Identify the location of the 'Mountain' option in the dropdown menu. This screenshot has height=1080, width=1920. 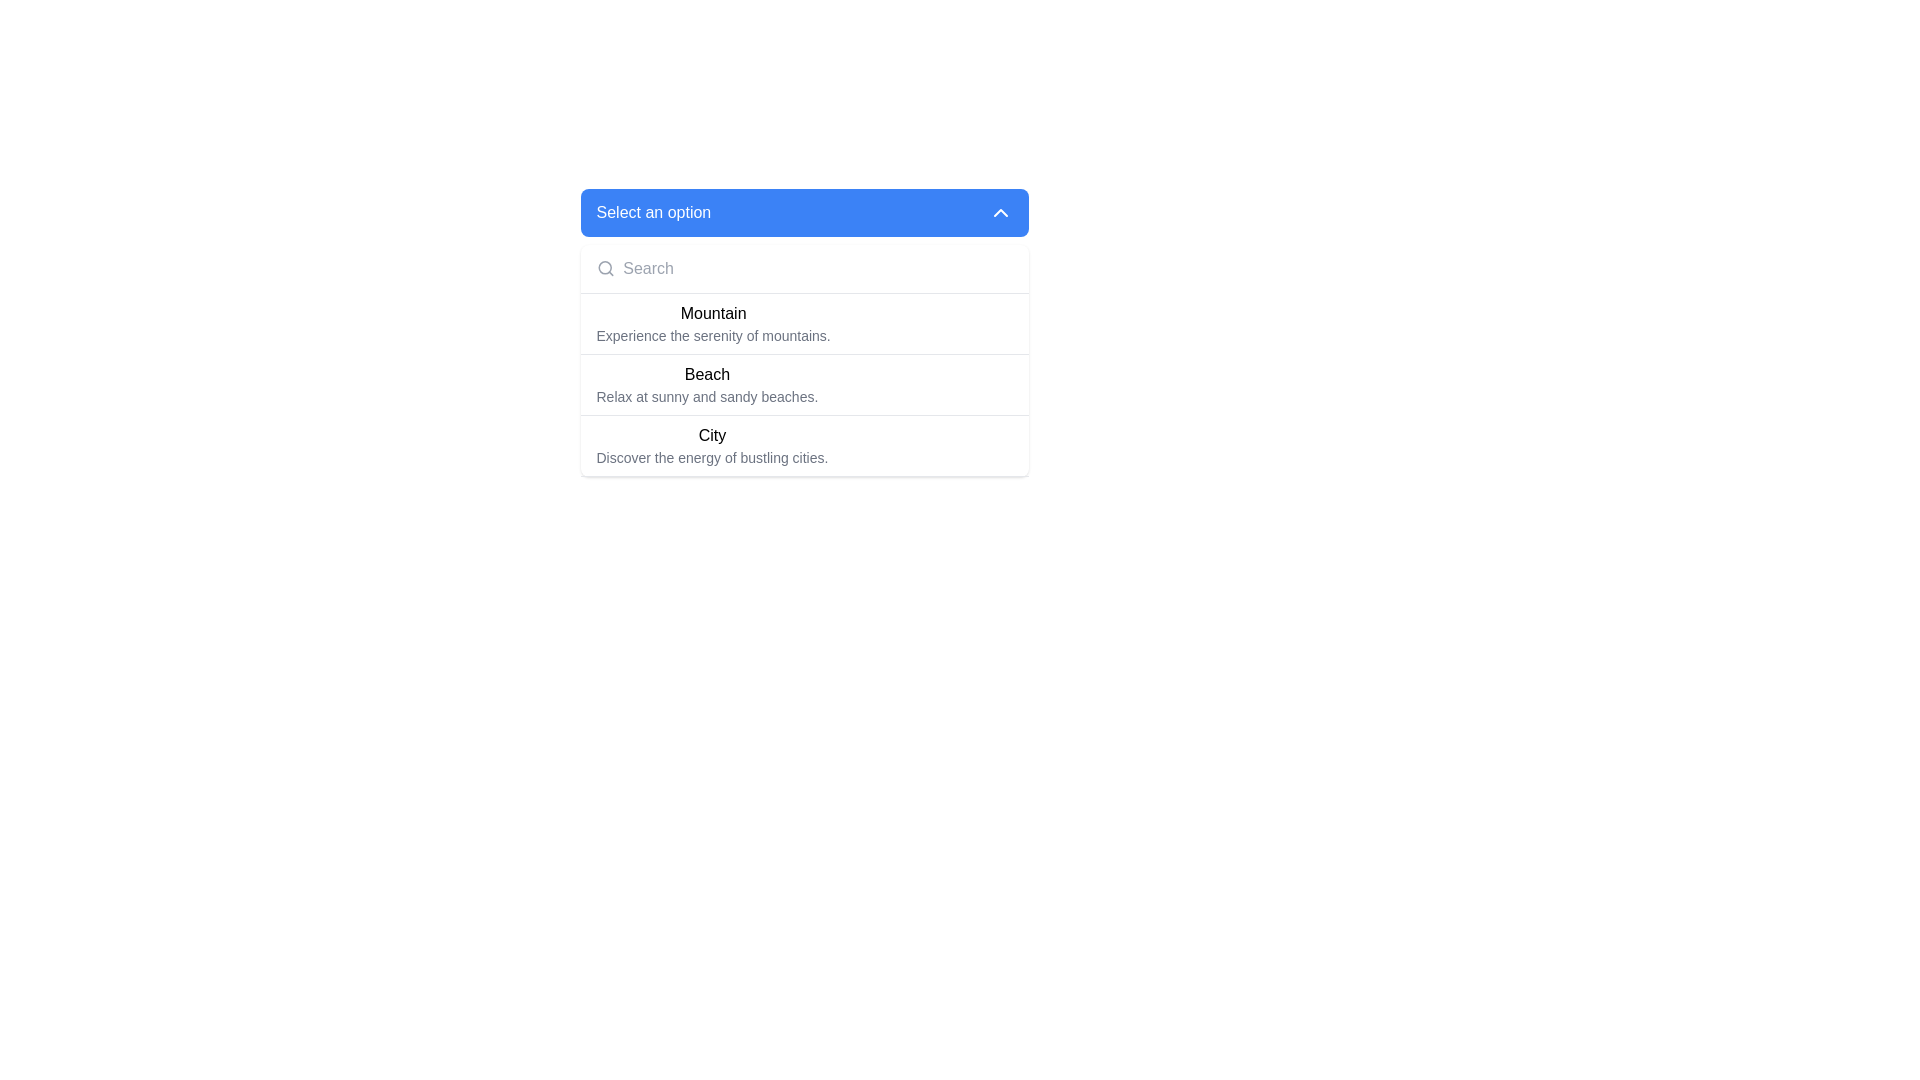
(804, 331).